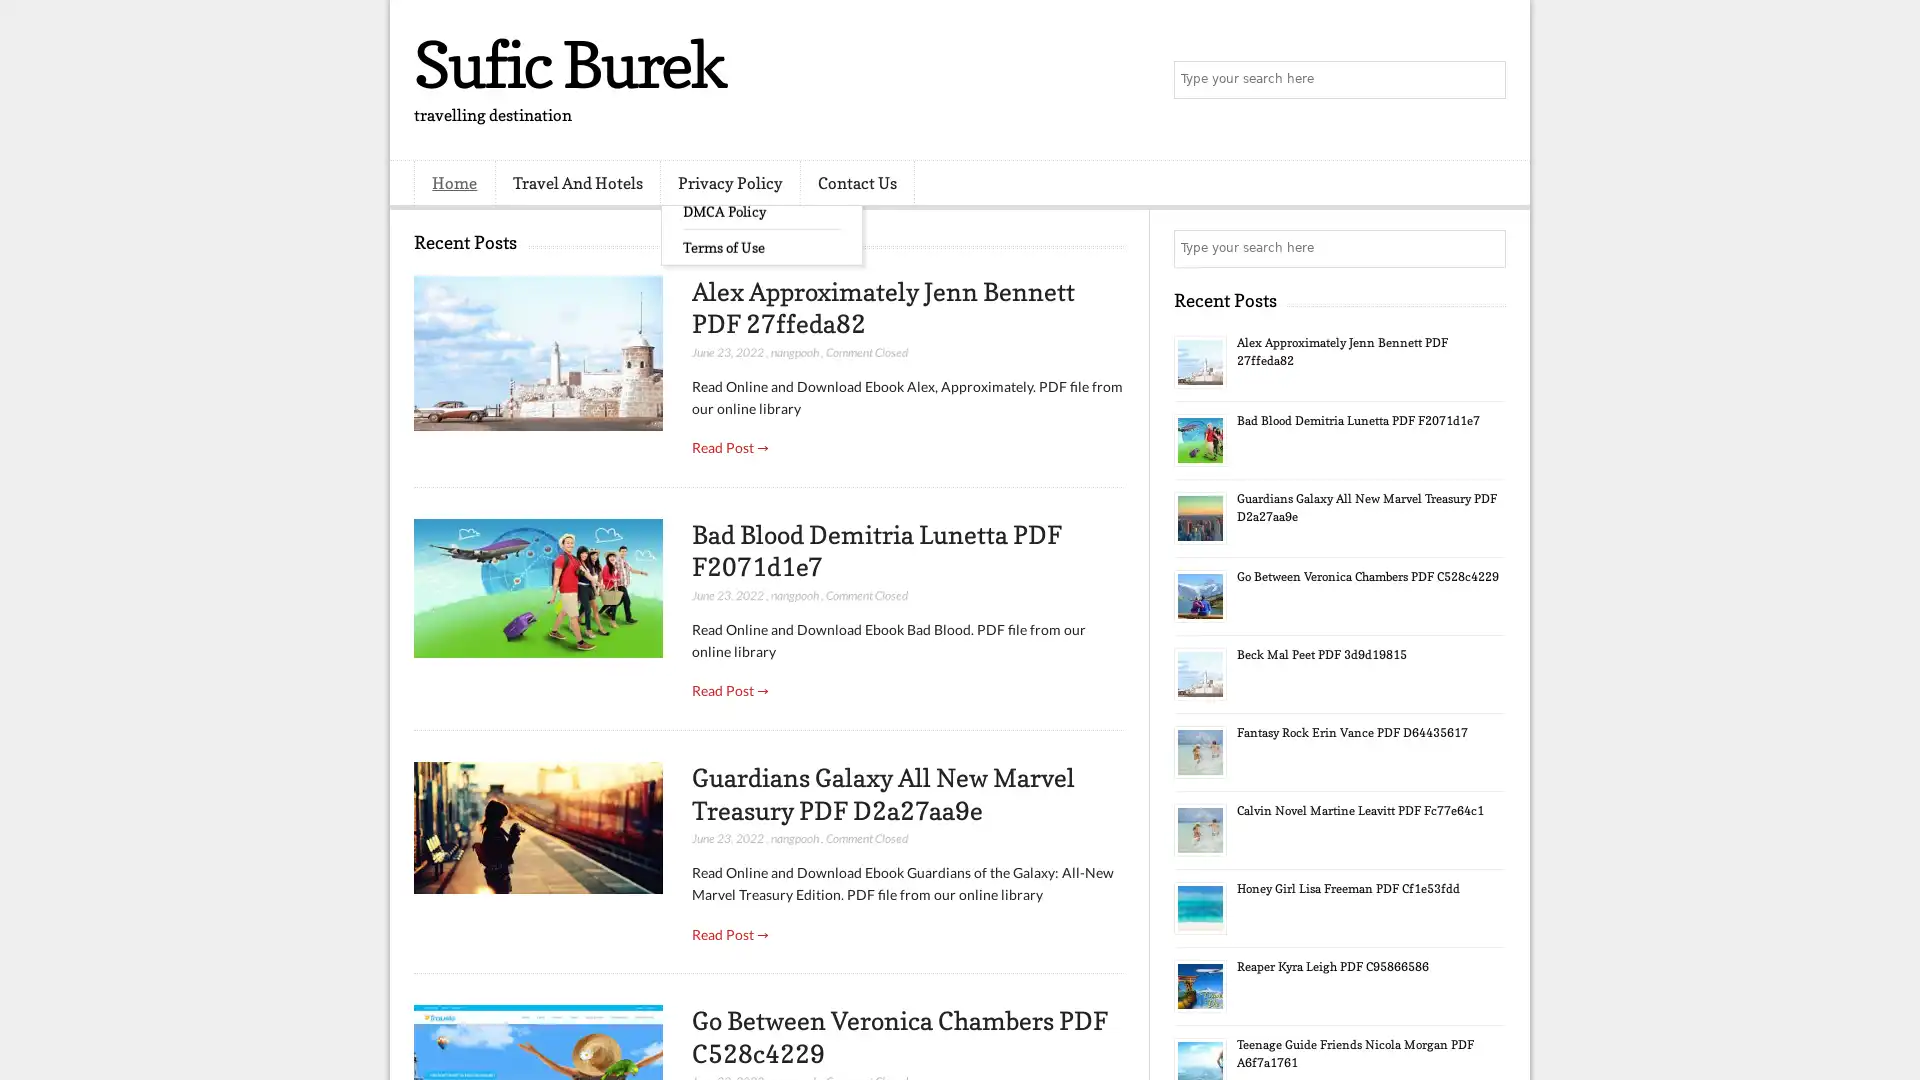 This screenshot has width=1920, height=1080. Describe the element at coordinates (1485, 80) in the screenshot. I see `Search` at that location.